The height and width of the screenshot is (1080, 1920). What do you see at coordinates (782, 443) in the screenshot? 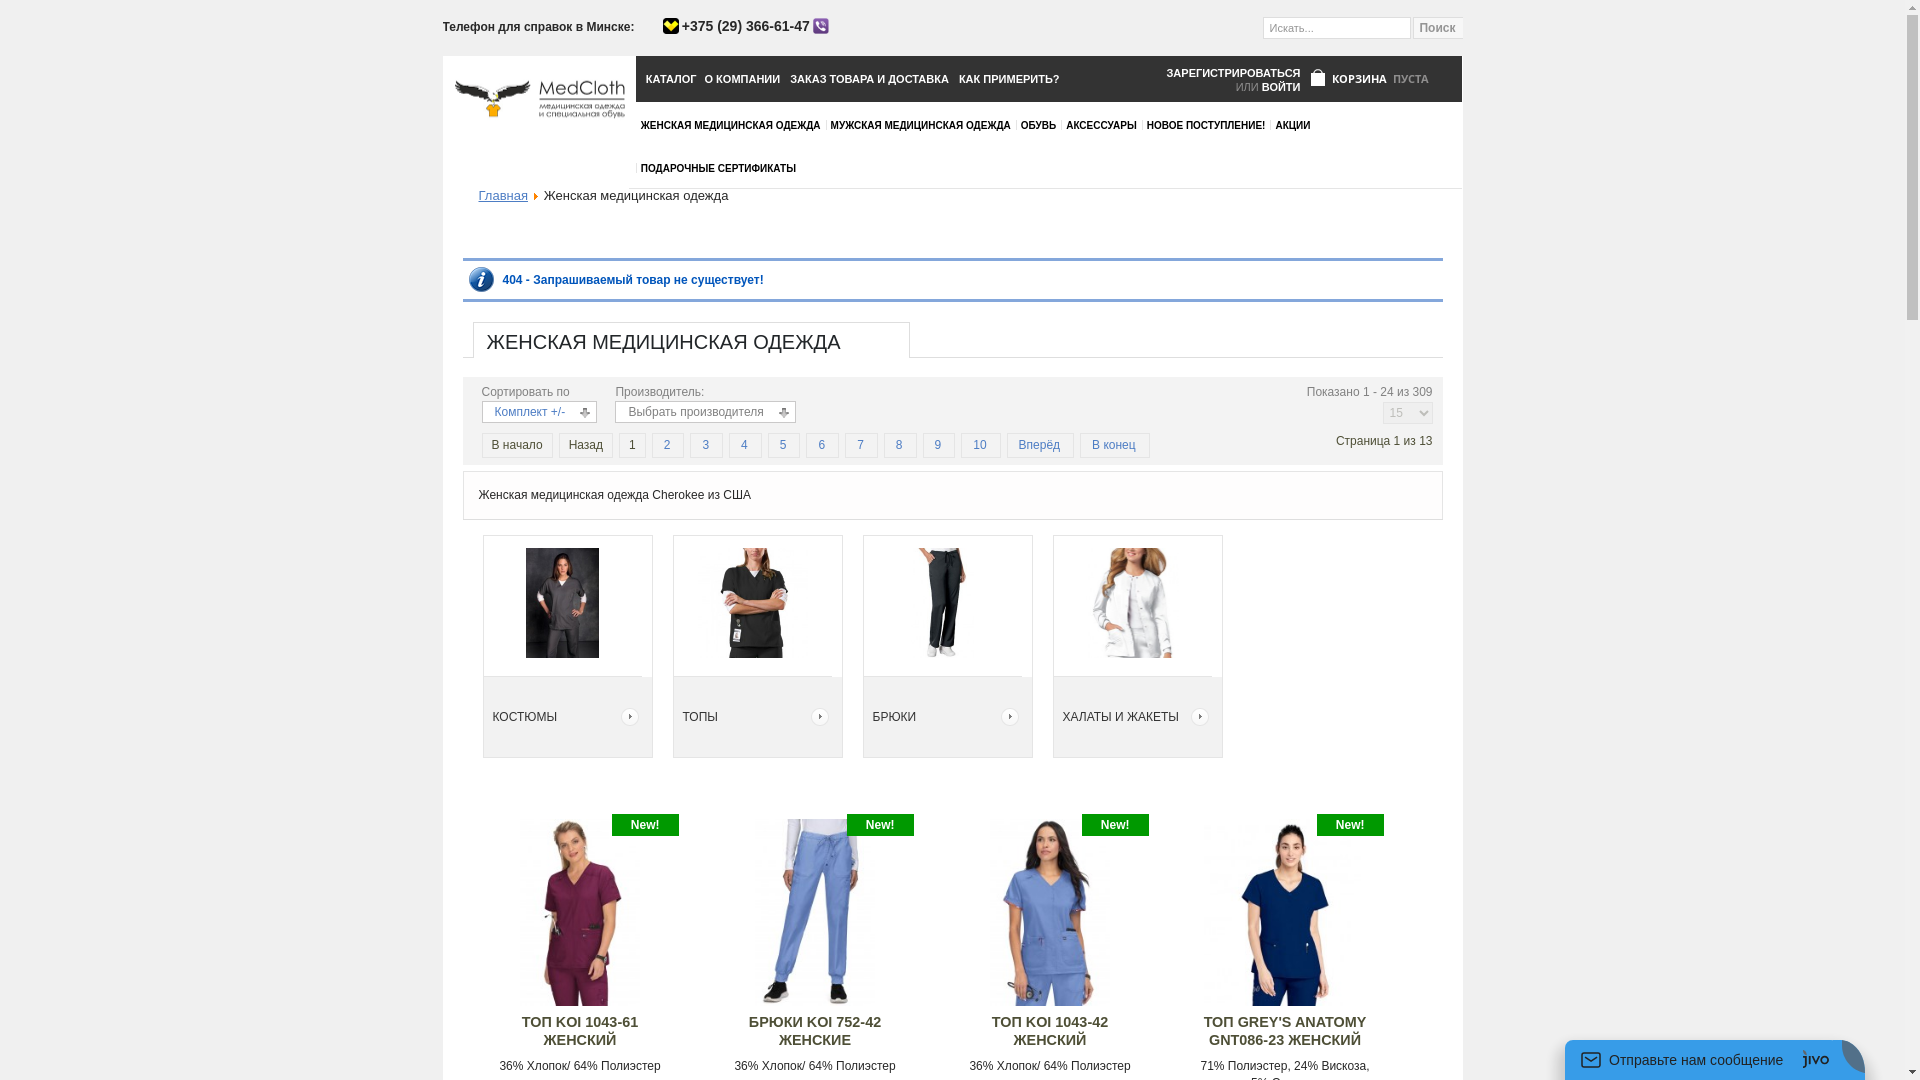
I see `'5'` at bounding box center [782, 443].